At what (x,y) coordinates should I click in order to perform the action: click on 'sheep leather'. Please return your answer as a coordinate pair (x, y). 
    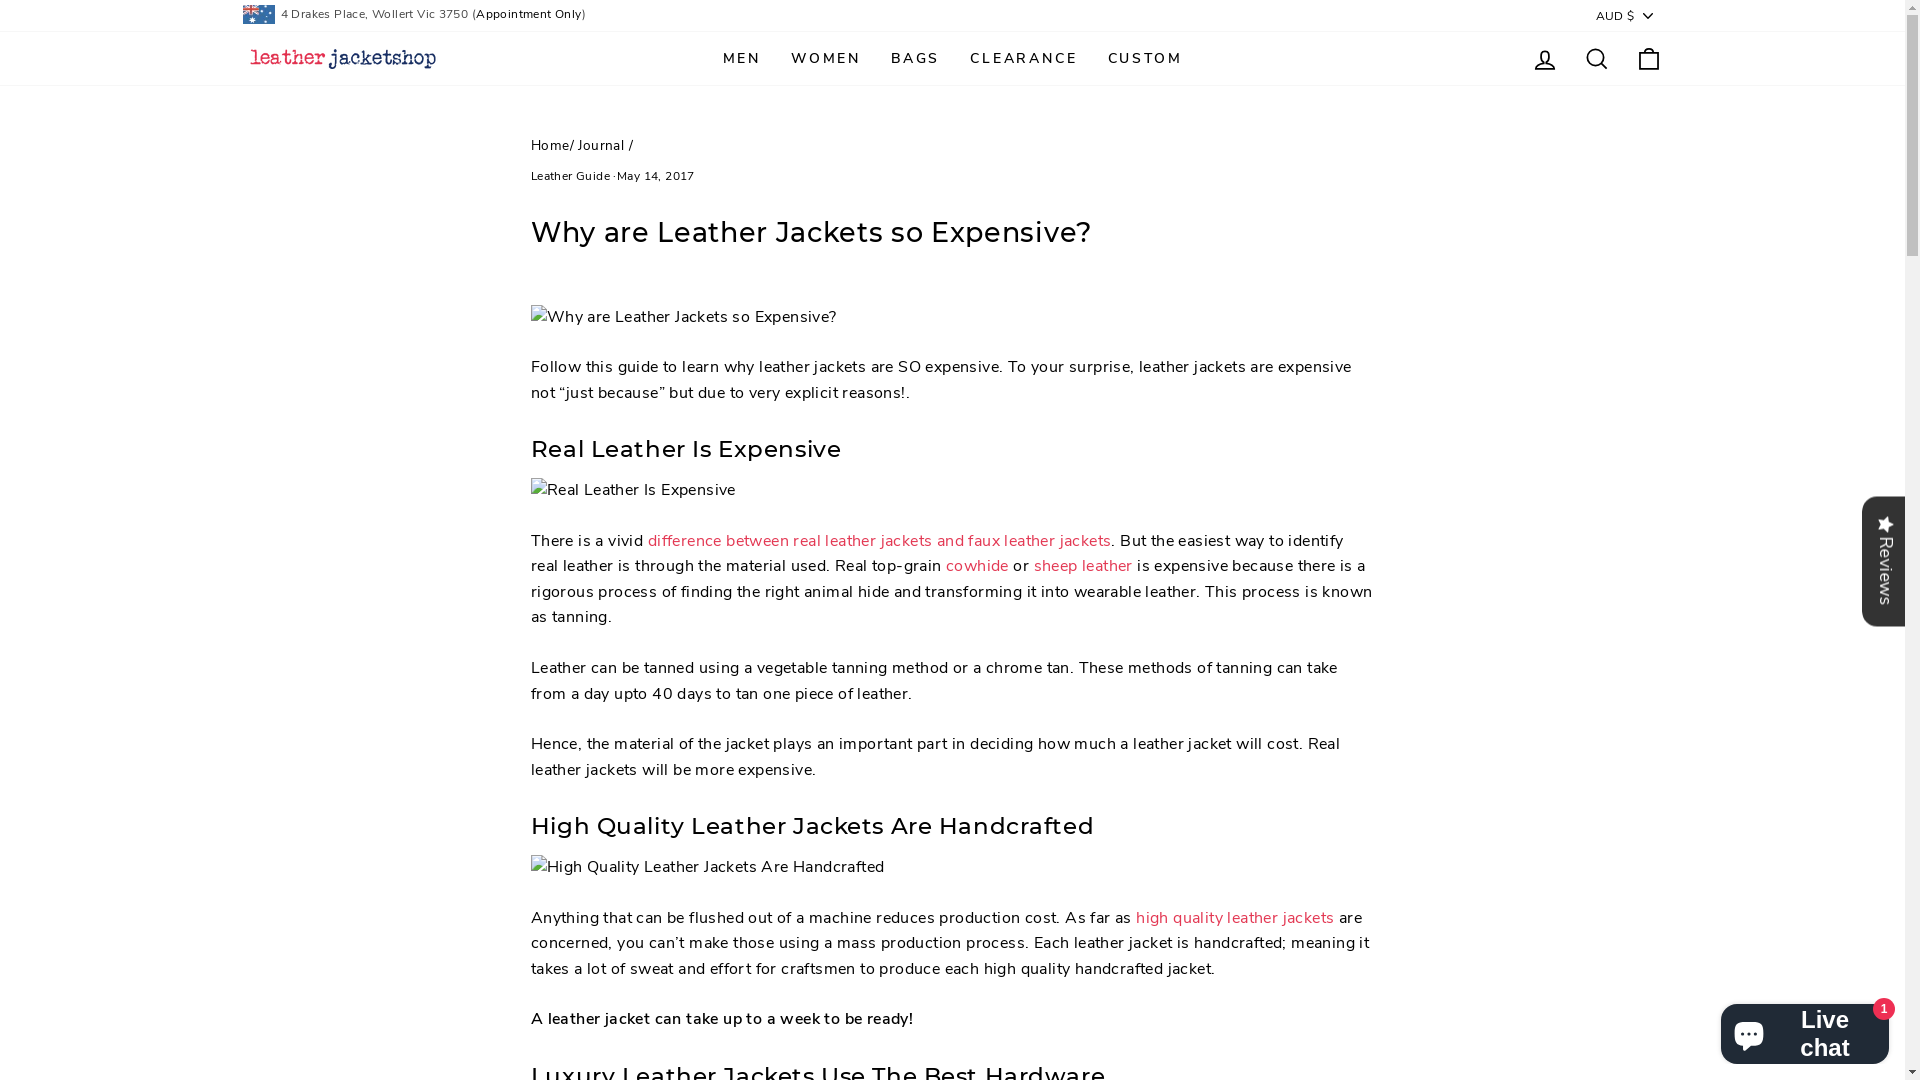
    Looking at the image, I should click on (1082, 567).